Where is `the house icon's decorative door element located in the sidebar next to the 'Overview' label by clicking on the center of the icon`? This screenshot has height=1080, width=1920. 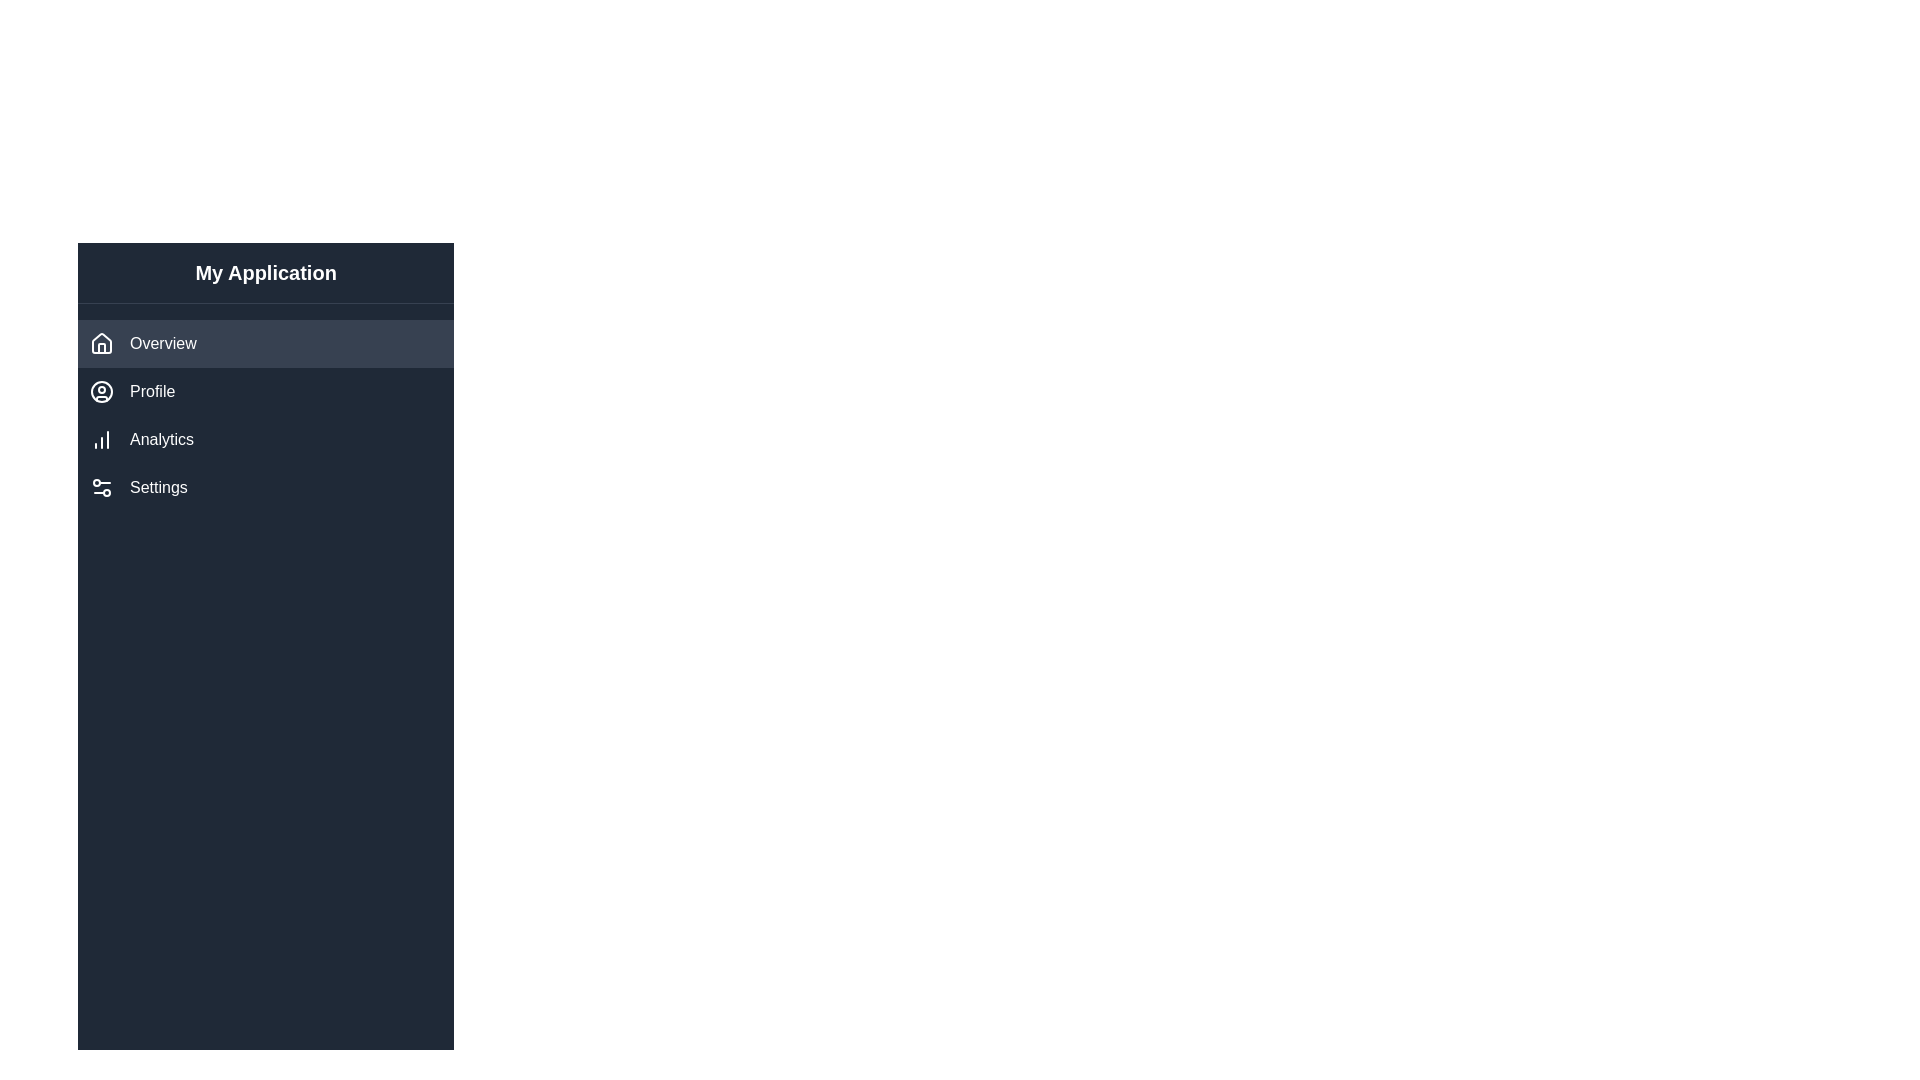 the house icon's decorative door element located in the sidebar next to the 'Overview' label by clicking on the center of the icon is located at coordinates (100, 346).